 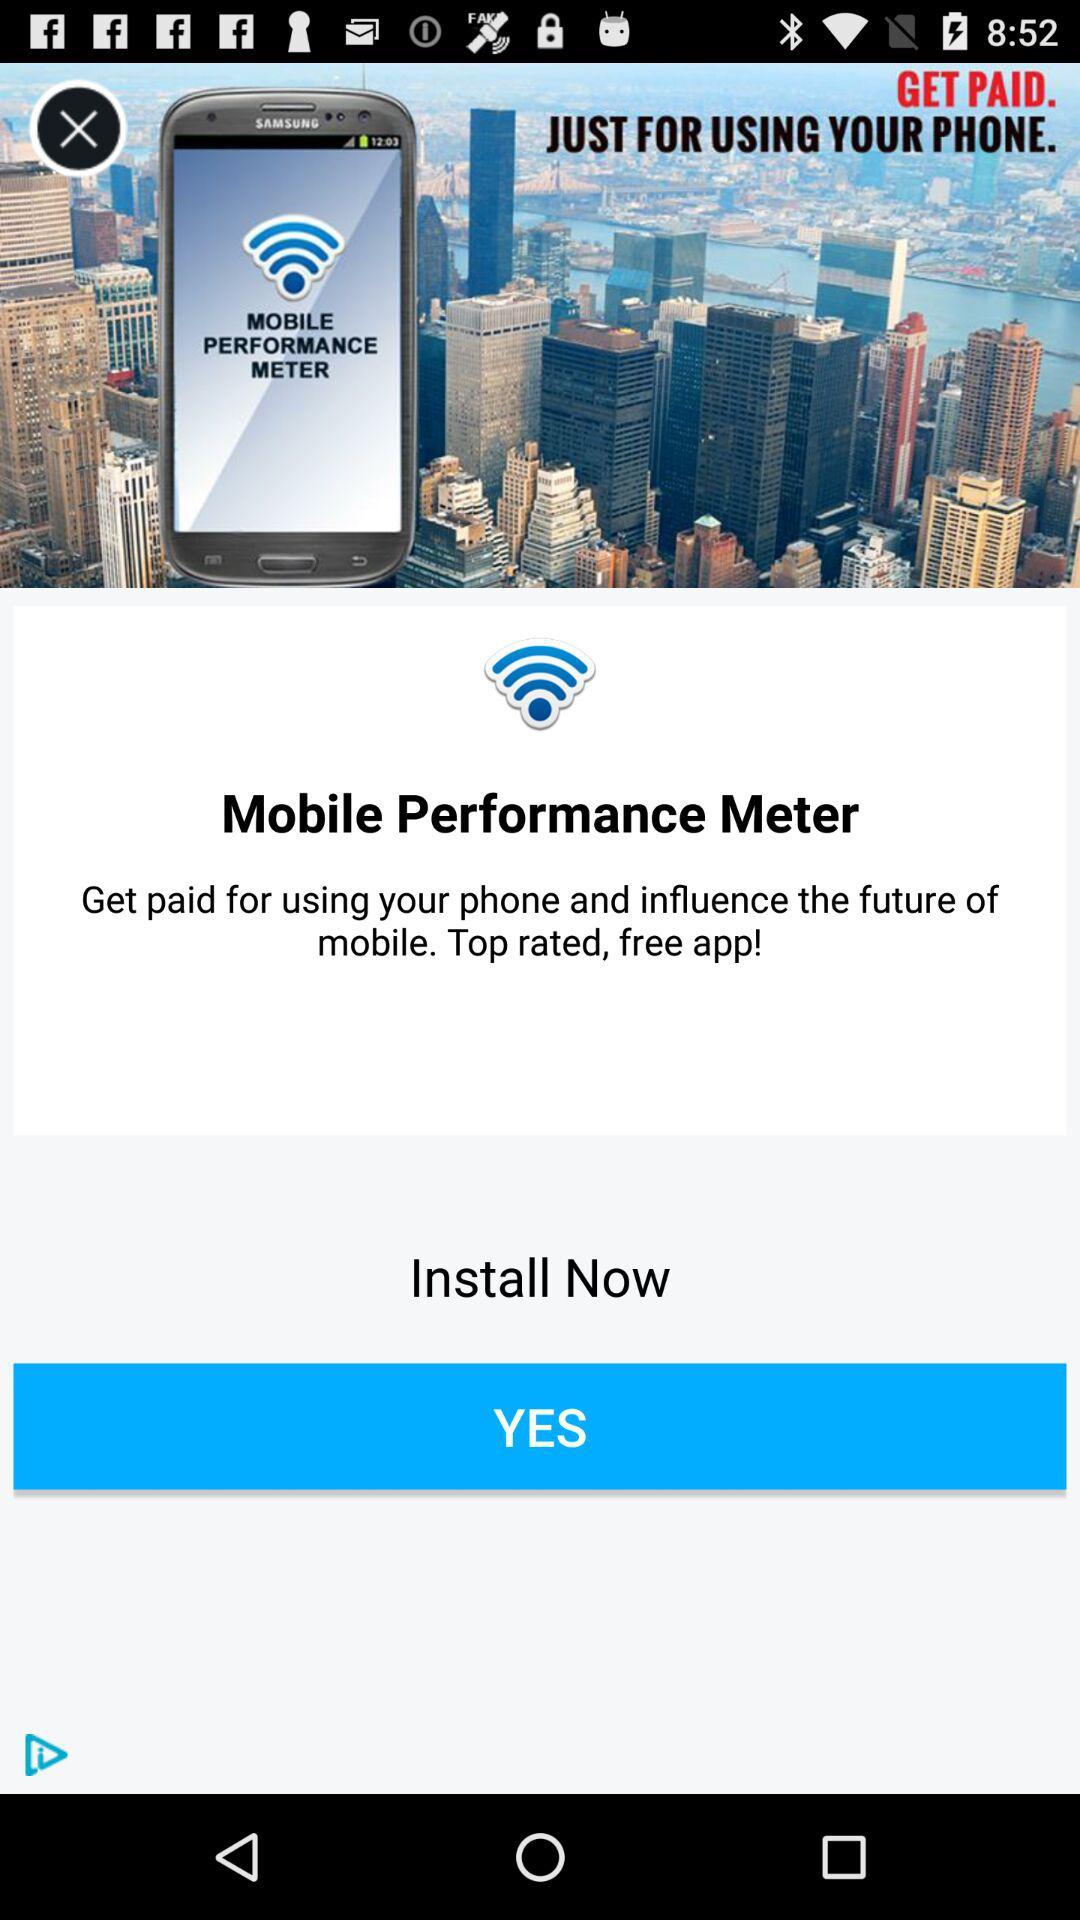 I want to click on the icon above mobile performance meter icon, so click(x=77, y=128).